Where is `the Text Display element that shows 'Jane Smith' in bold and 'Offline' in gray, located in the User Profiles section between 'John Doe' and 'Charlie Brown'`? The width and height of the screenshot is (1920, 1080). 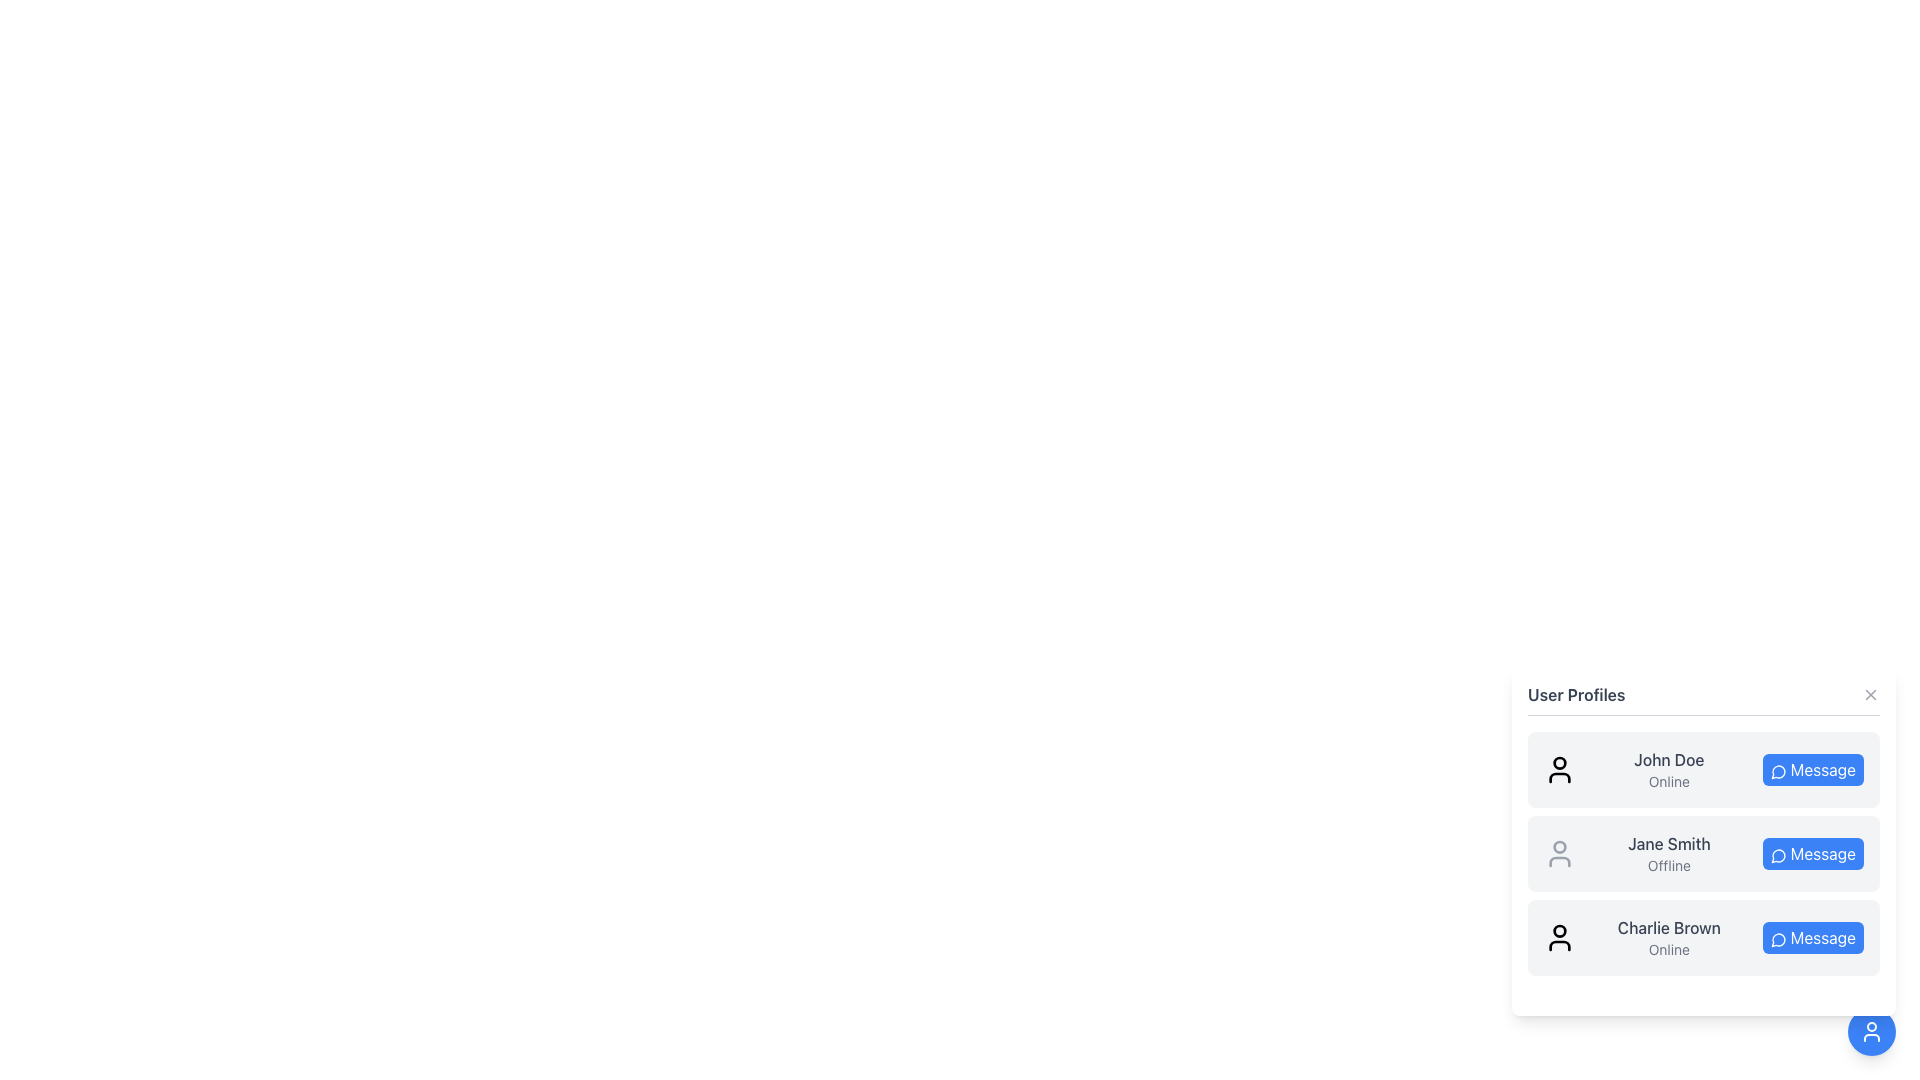
the Text Display element that shows 'Jane Smith' in bold and 'Offline' in gray, located in the User Profiles section between 'John Doe' and 'Charlie Brown' is located at coordinates (1669, 853).